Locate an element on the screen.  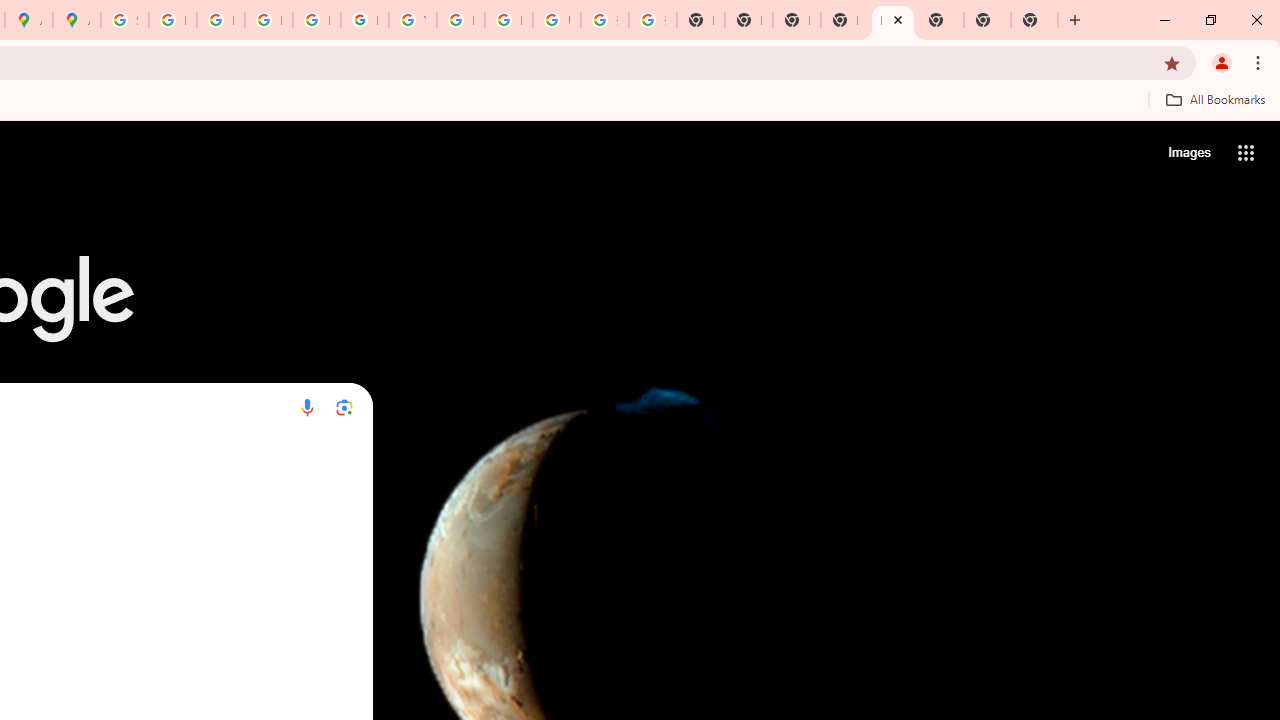
'Search by voice' is located at coordinates (306, 406).